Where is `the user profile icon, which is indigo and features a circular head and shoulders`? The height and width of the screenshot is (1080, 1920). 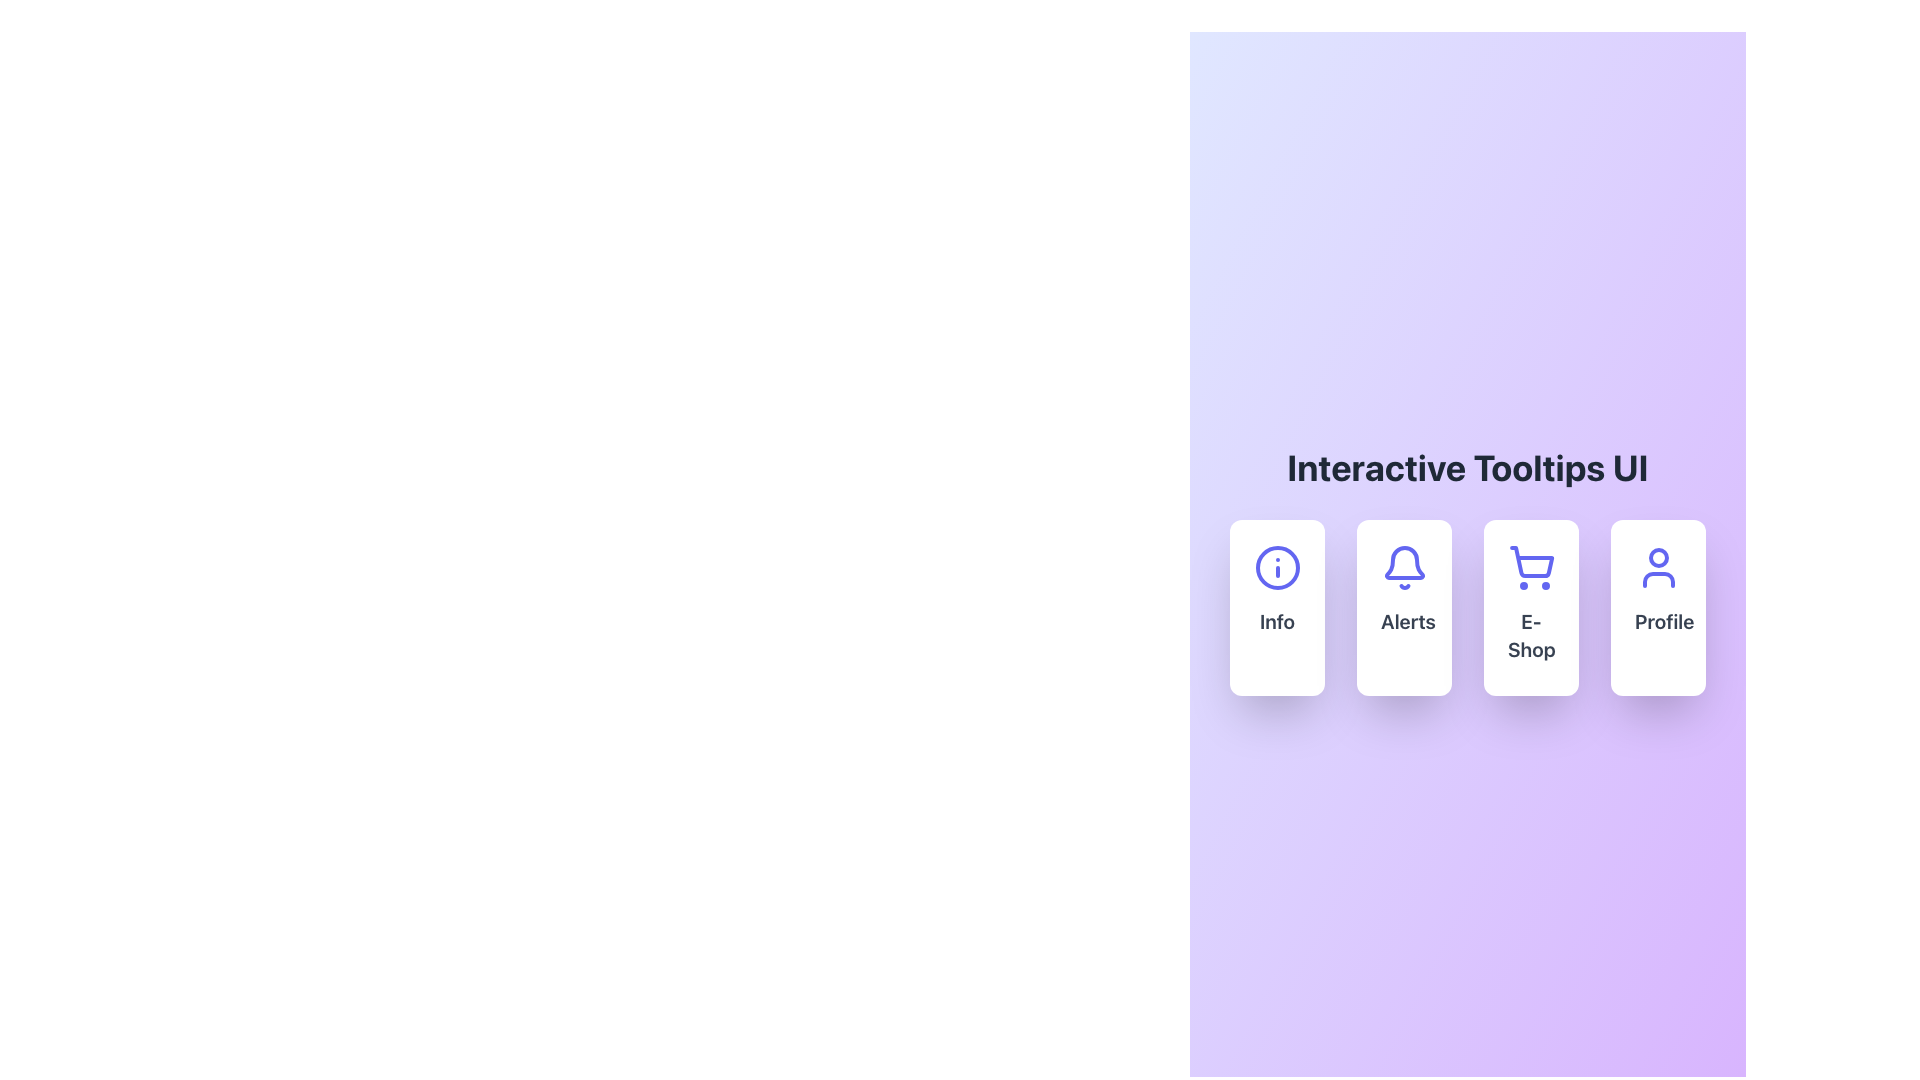 the user profile icon, which is indigo and features a circular head and shoulders is located at coordinates (1659, 567).